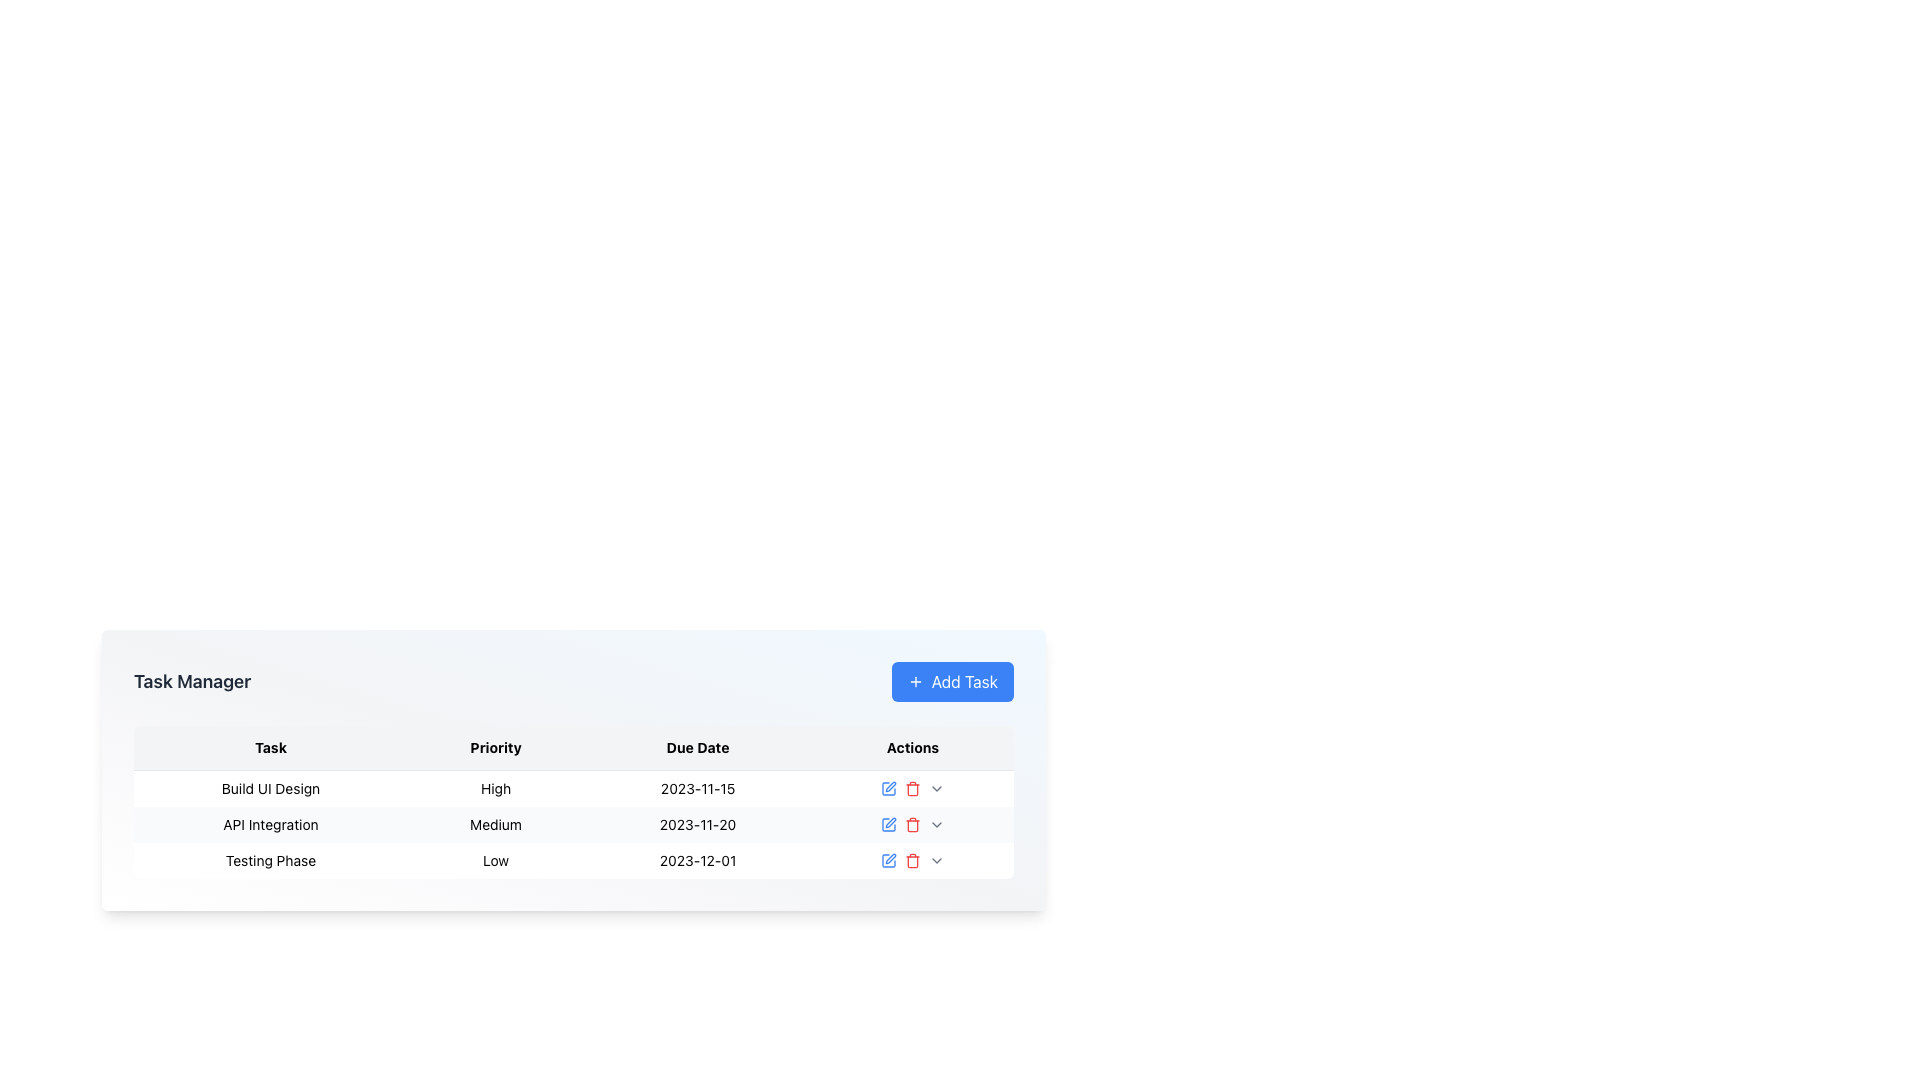 This screenshot has width=1920, height=1080. Describe the element at coordinates (890, 822) in the screenshot. I see `keyboard navigation` at that location.